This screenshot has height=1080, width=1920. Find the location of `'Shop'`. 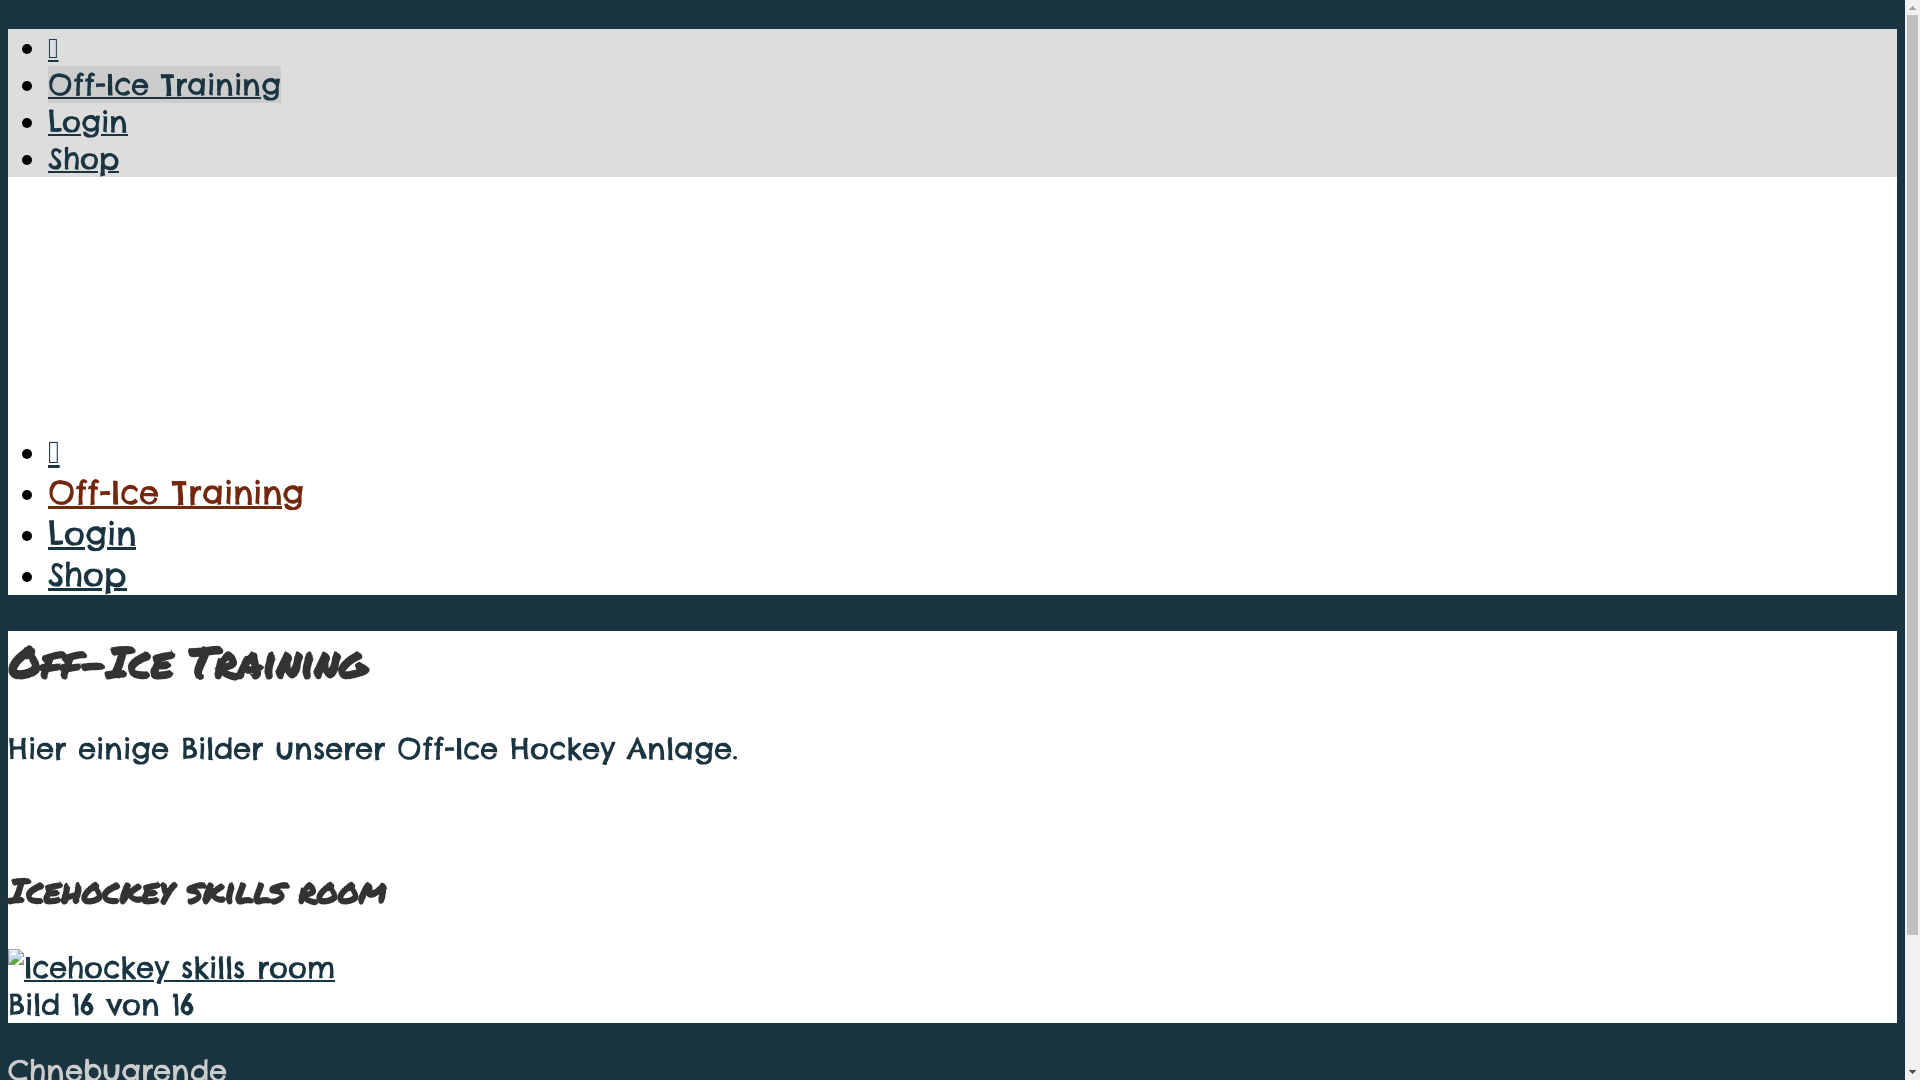

'Shop' is located at coordinates (86, 574).